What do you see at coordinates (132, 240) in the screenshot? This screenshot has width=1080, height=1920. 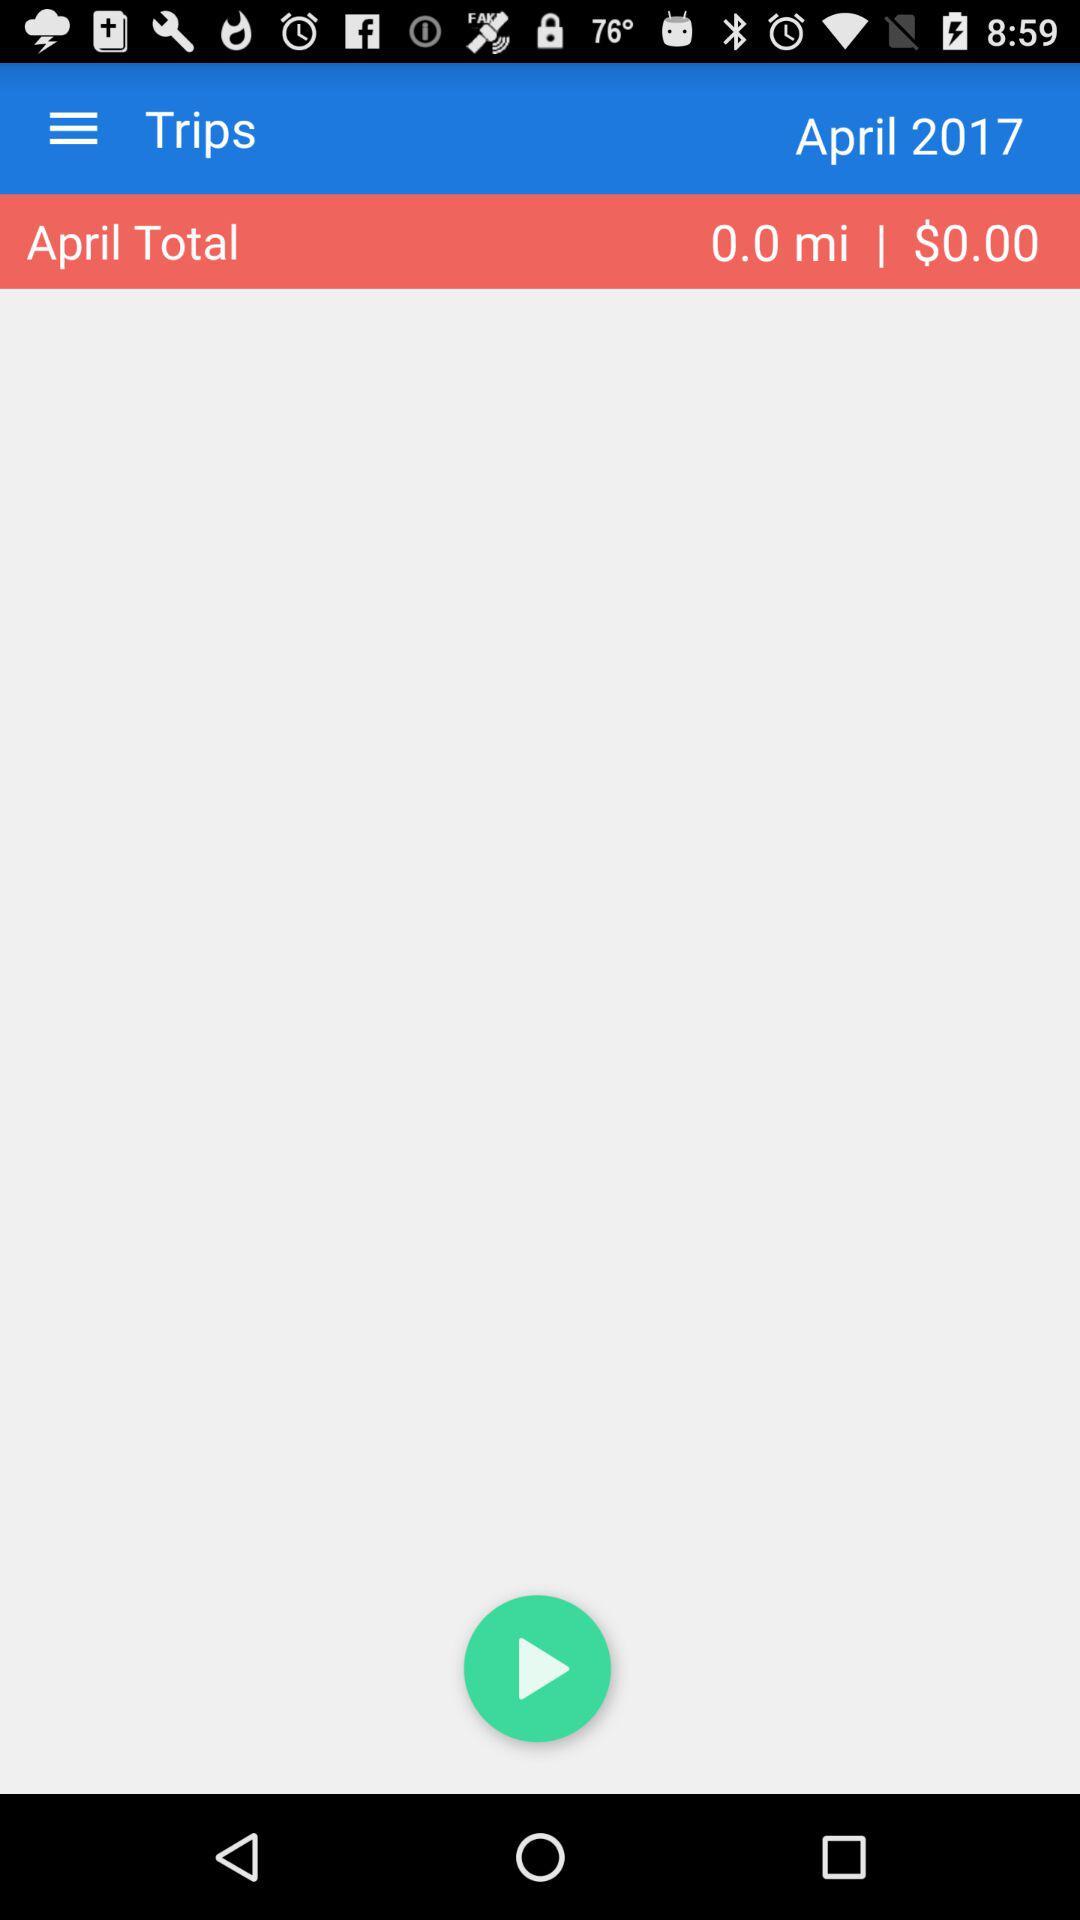 I see `april total app` at bounding box center [132, 240].